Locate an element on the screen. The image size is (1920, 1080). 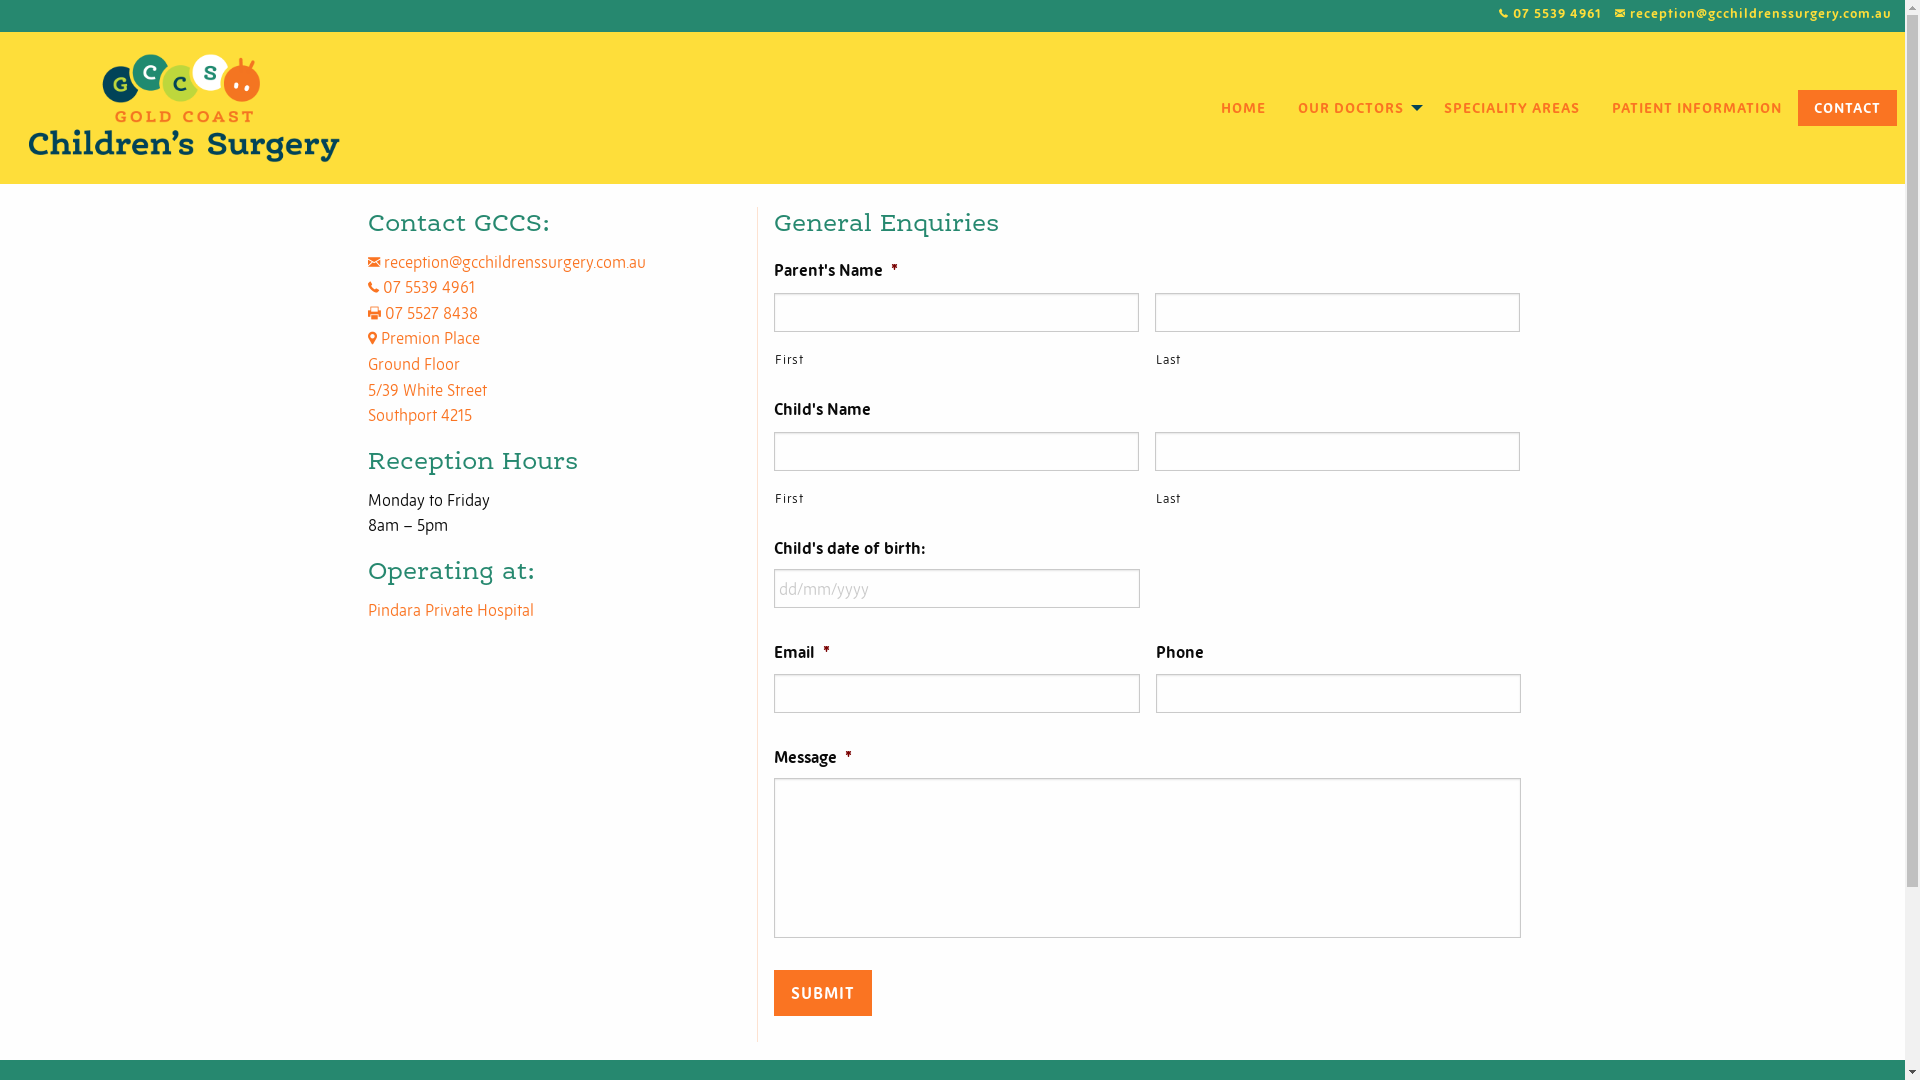
'Premion Place is located at coordinates (426, 376).